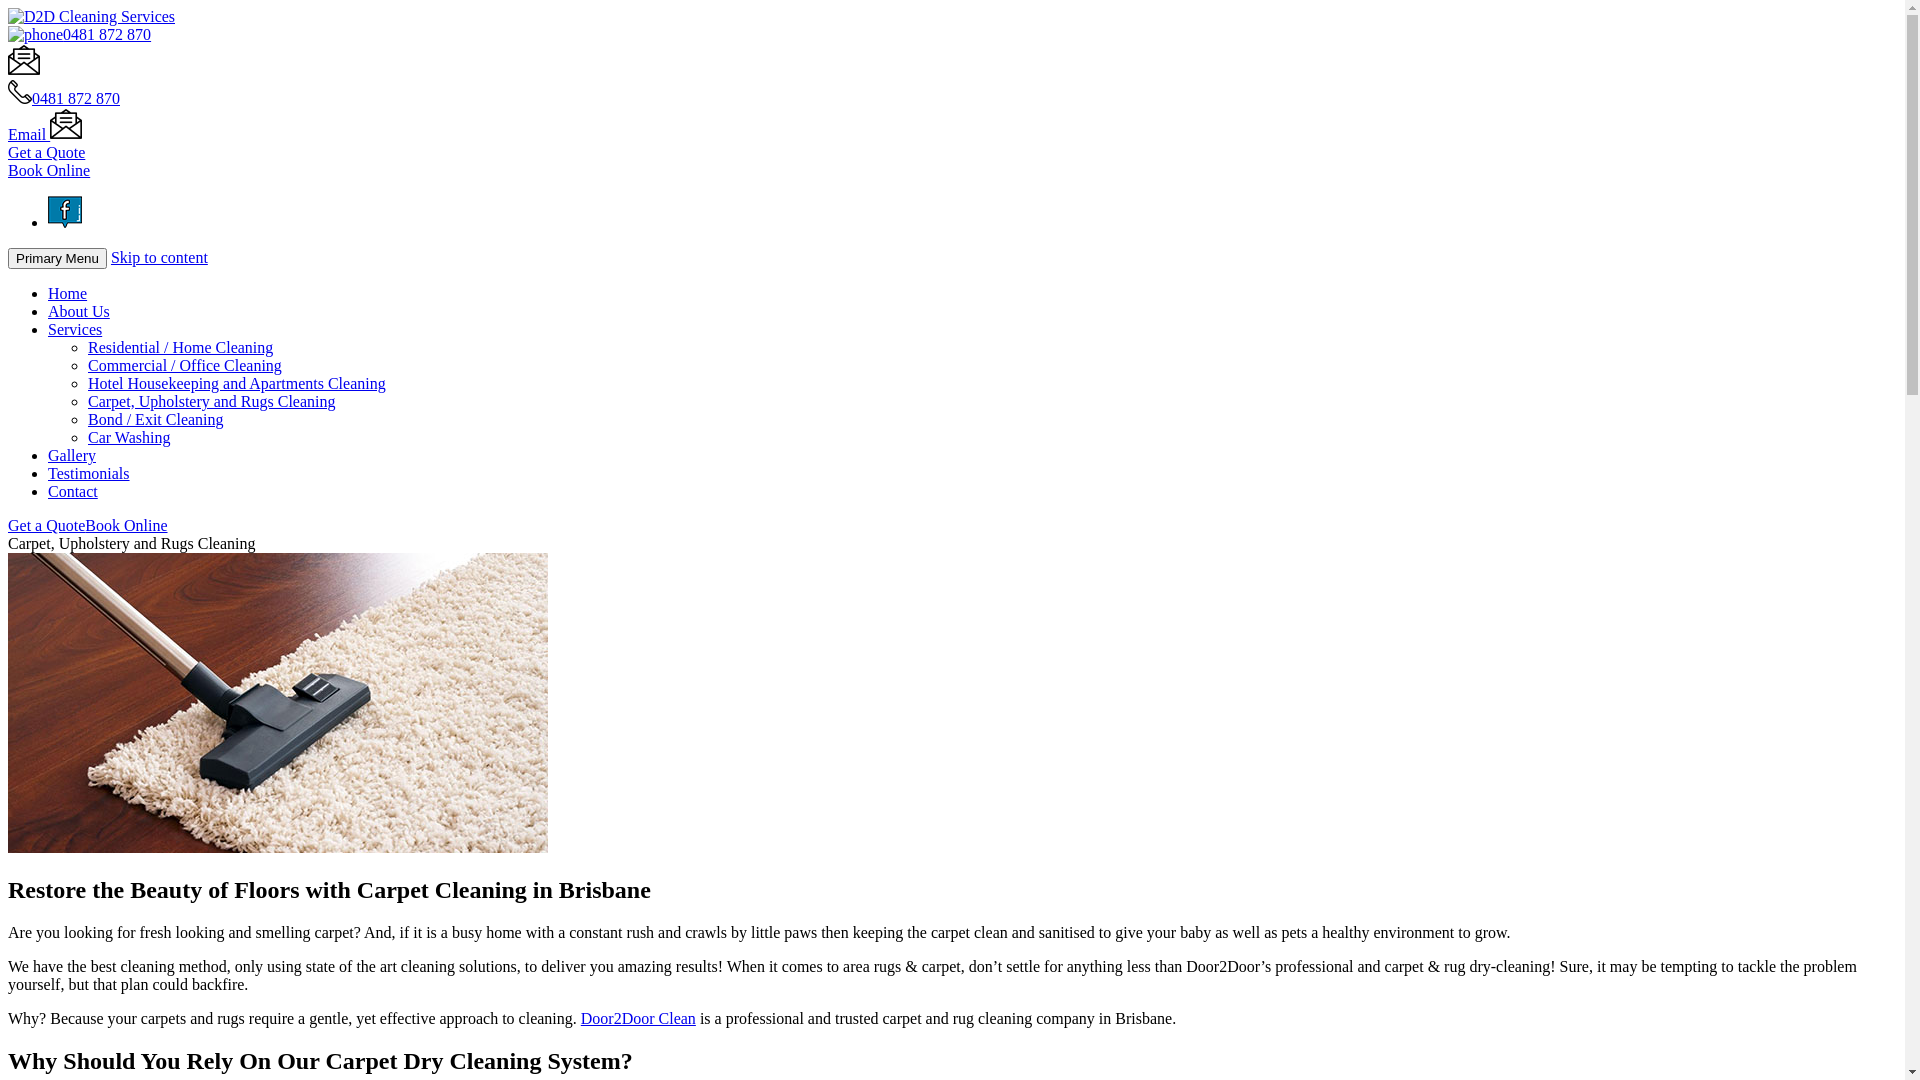 The width and height of the screenshot is (1920, 1080). I want to click on 'Email', so click(44, 134).